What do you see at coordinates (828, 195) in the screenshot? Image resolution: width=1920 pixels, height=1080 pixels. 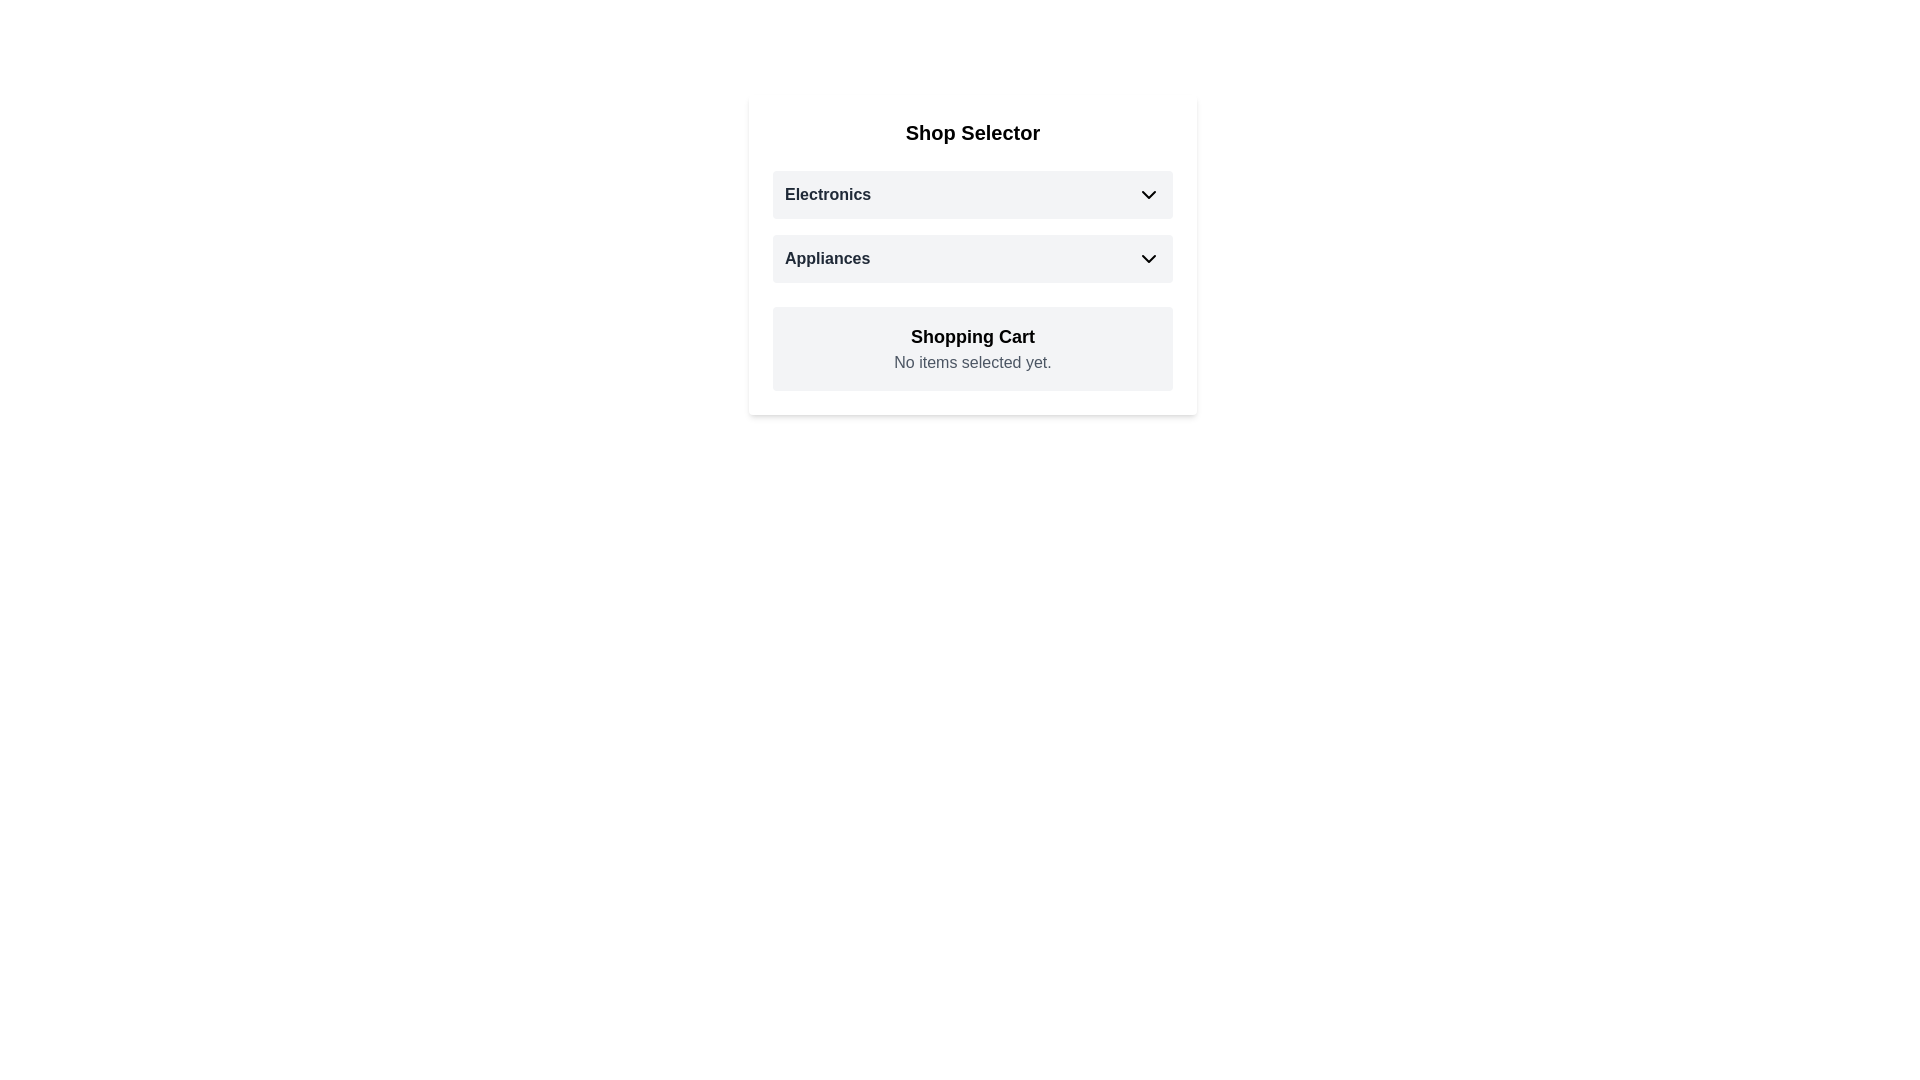 I see `the 'Electronics' text label element, which is styled with a bold font and dark gray color, located in the 'Shop Selector' panel's first row of selectable items` at bounding box center [828, 195].